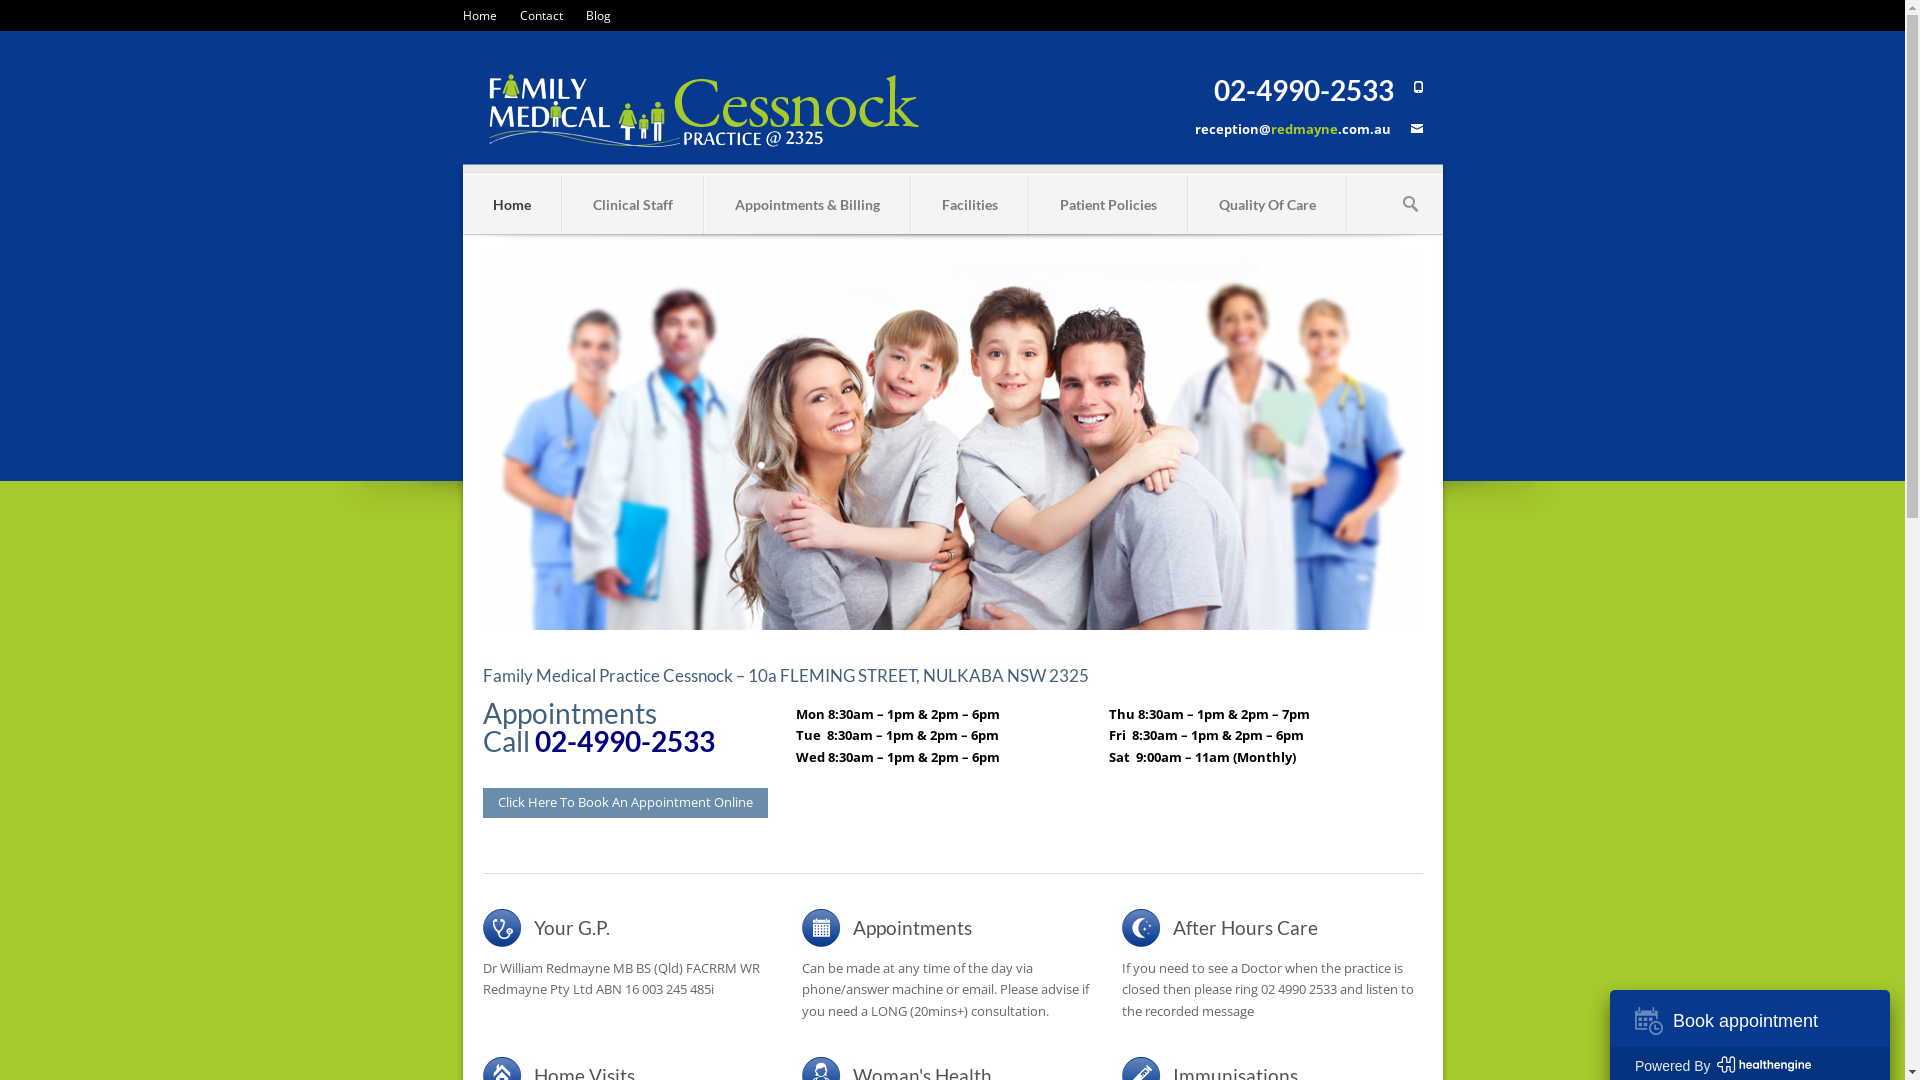 The height and width of the screenshot is (1080, 1920). I want to click on 'reception@redmayne.com.au', so click(1291, 128).